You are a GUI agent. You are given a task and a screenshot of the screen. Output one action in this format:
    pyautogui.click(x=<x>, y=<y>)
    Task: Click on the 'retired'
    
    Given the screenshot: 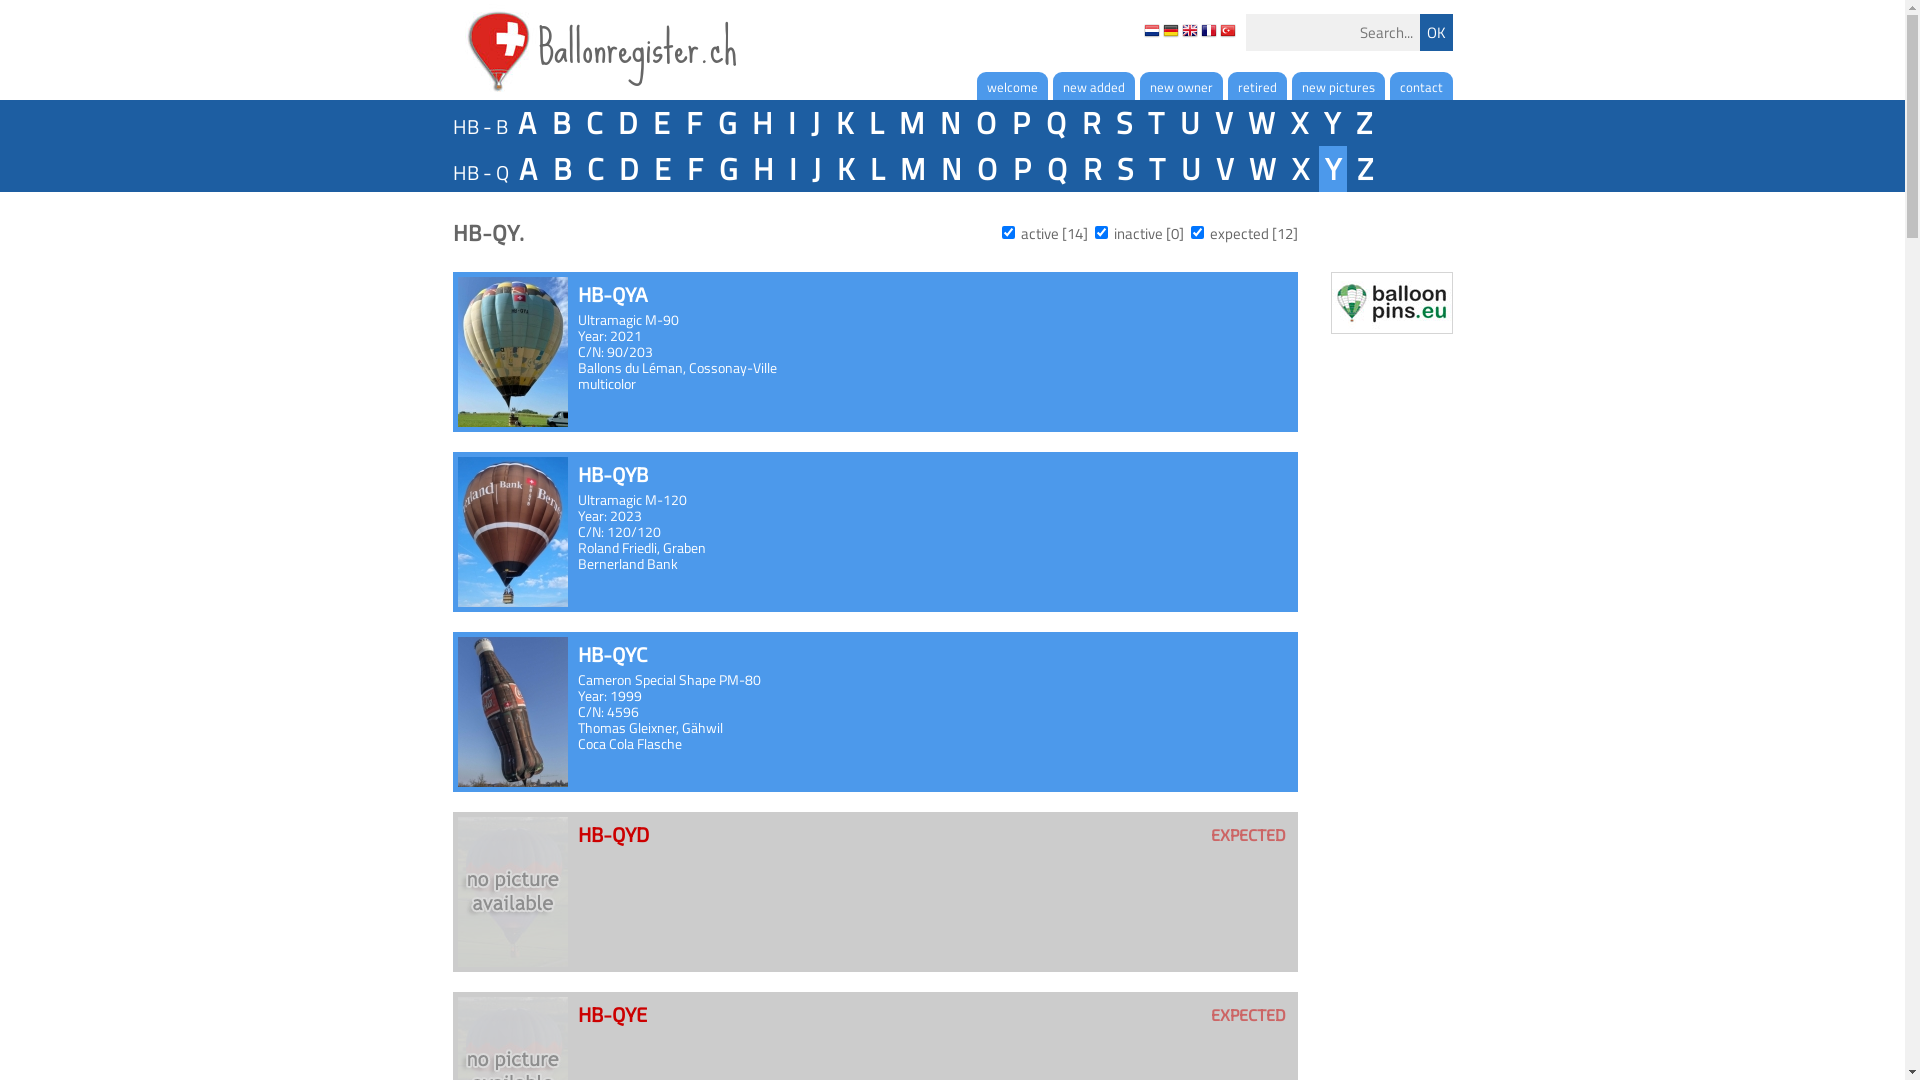 What is the action you would take?
    pyautogui.click(x=1256, y=84)
    